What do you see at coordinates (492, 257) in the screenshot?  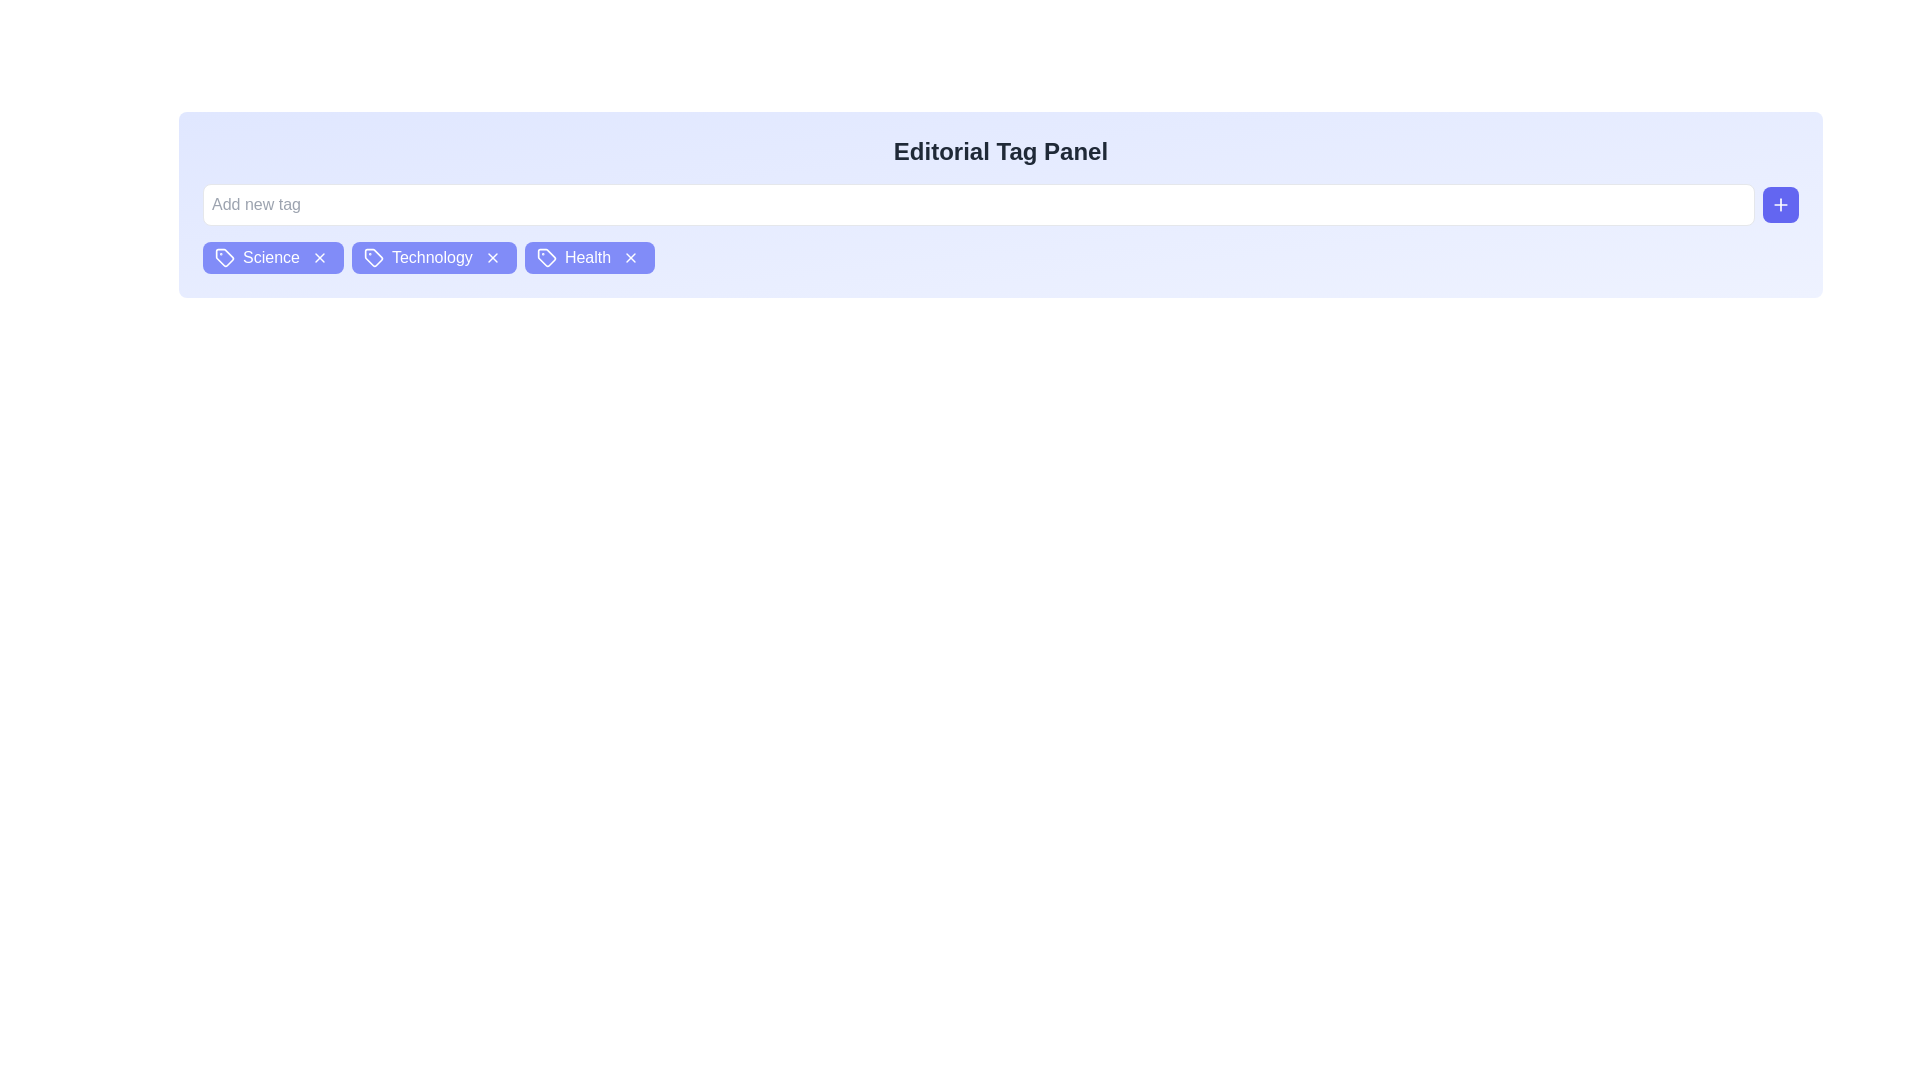 I see `the button with a minimalist 'X' design in white on a blue circular background, located to the right of the 'Technology' tag` at bounding box center [492, 257].